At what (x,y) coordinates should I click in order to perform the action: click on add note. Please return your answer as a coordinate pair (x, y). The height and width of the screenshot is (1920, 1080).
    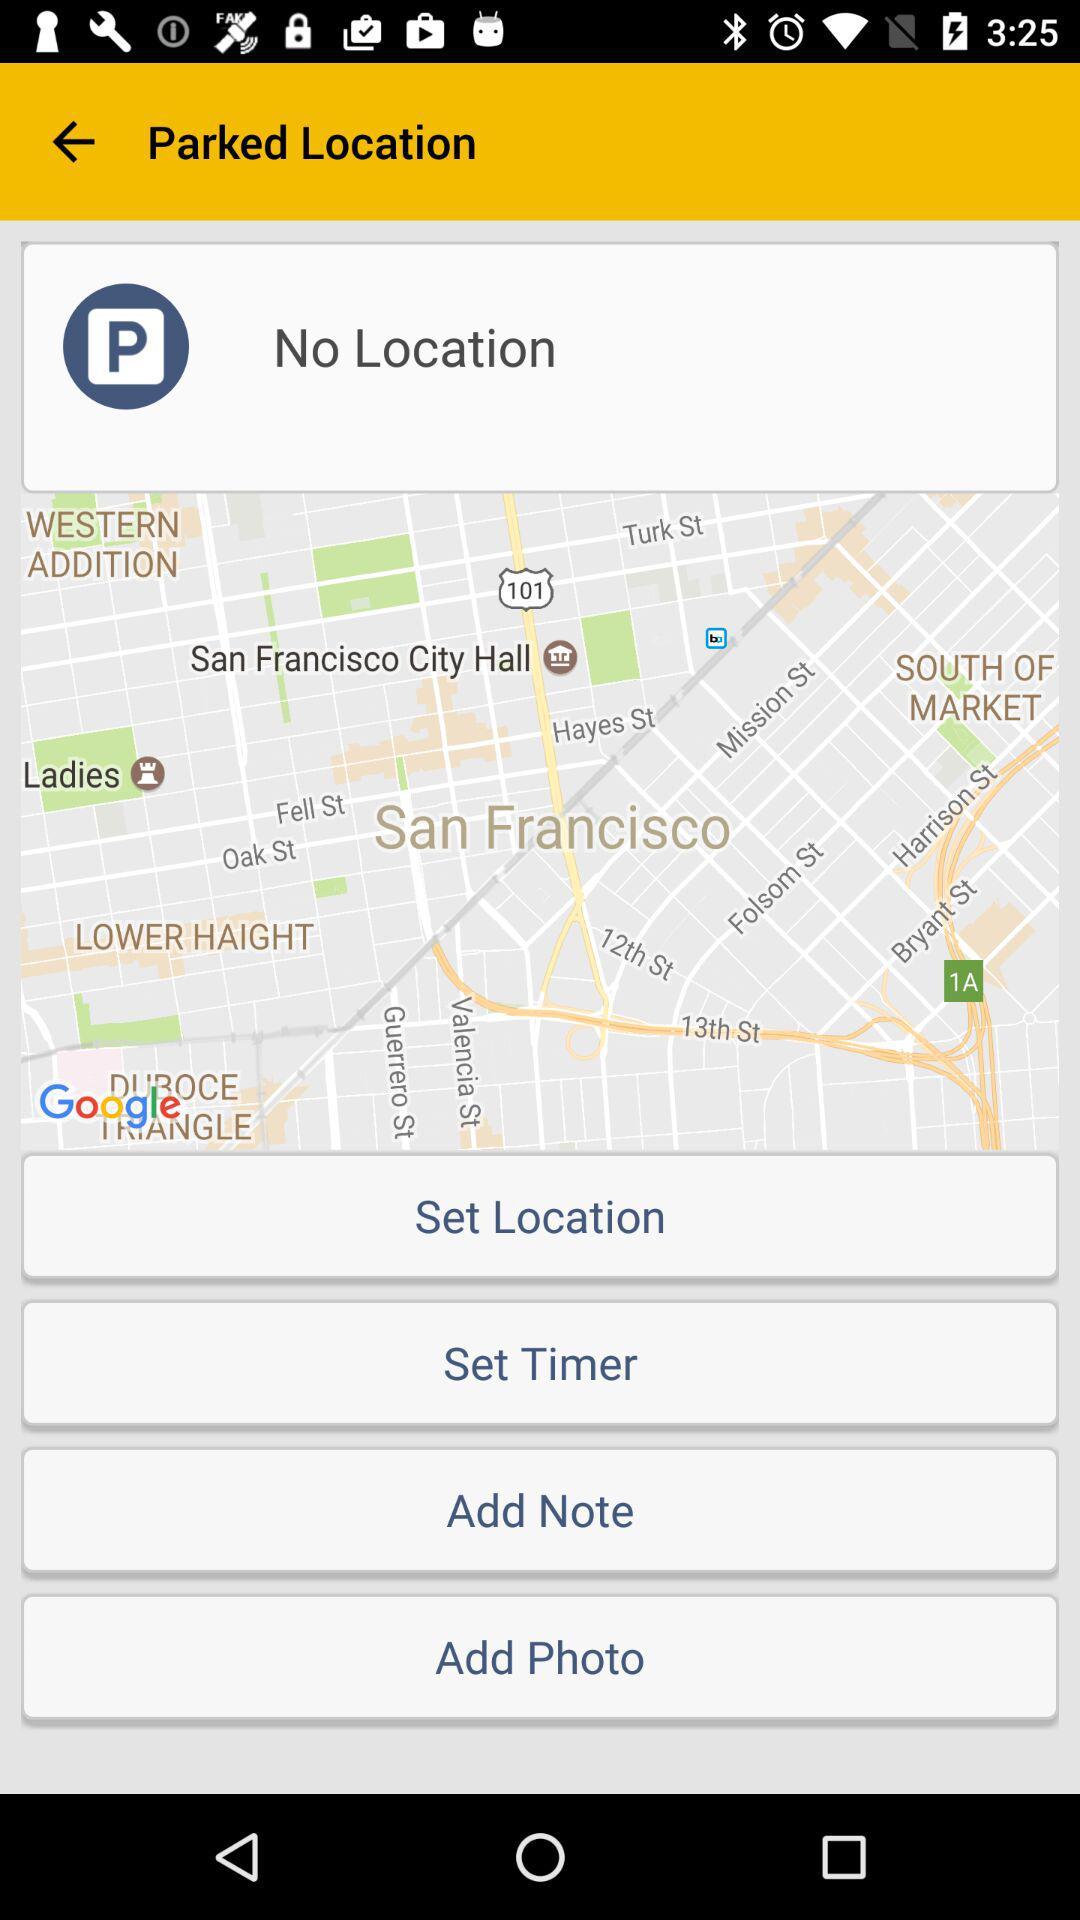
    Looking at the image, I should click on (540, 1509).